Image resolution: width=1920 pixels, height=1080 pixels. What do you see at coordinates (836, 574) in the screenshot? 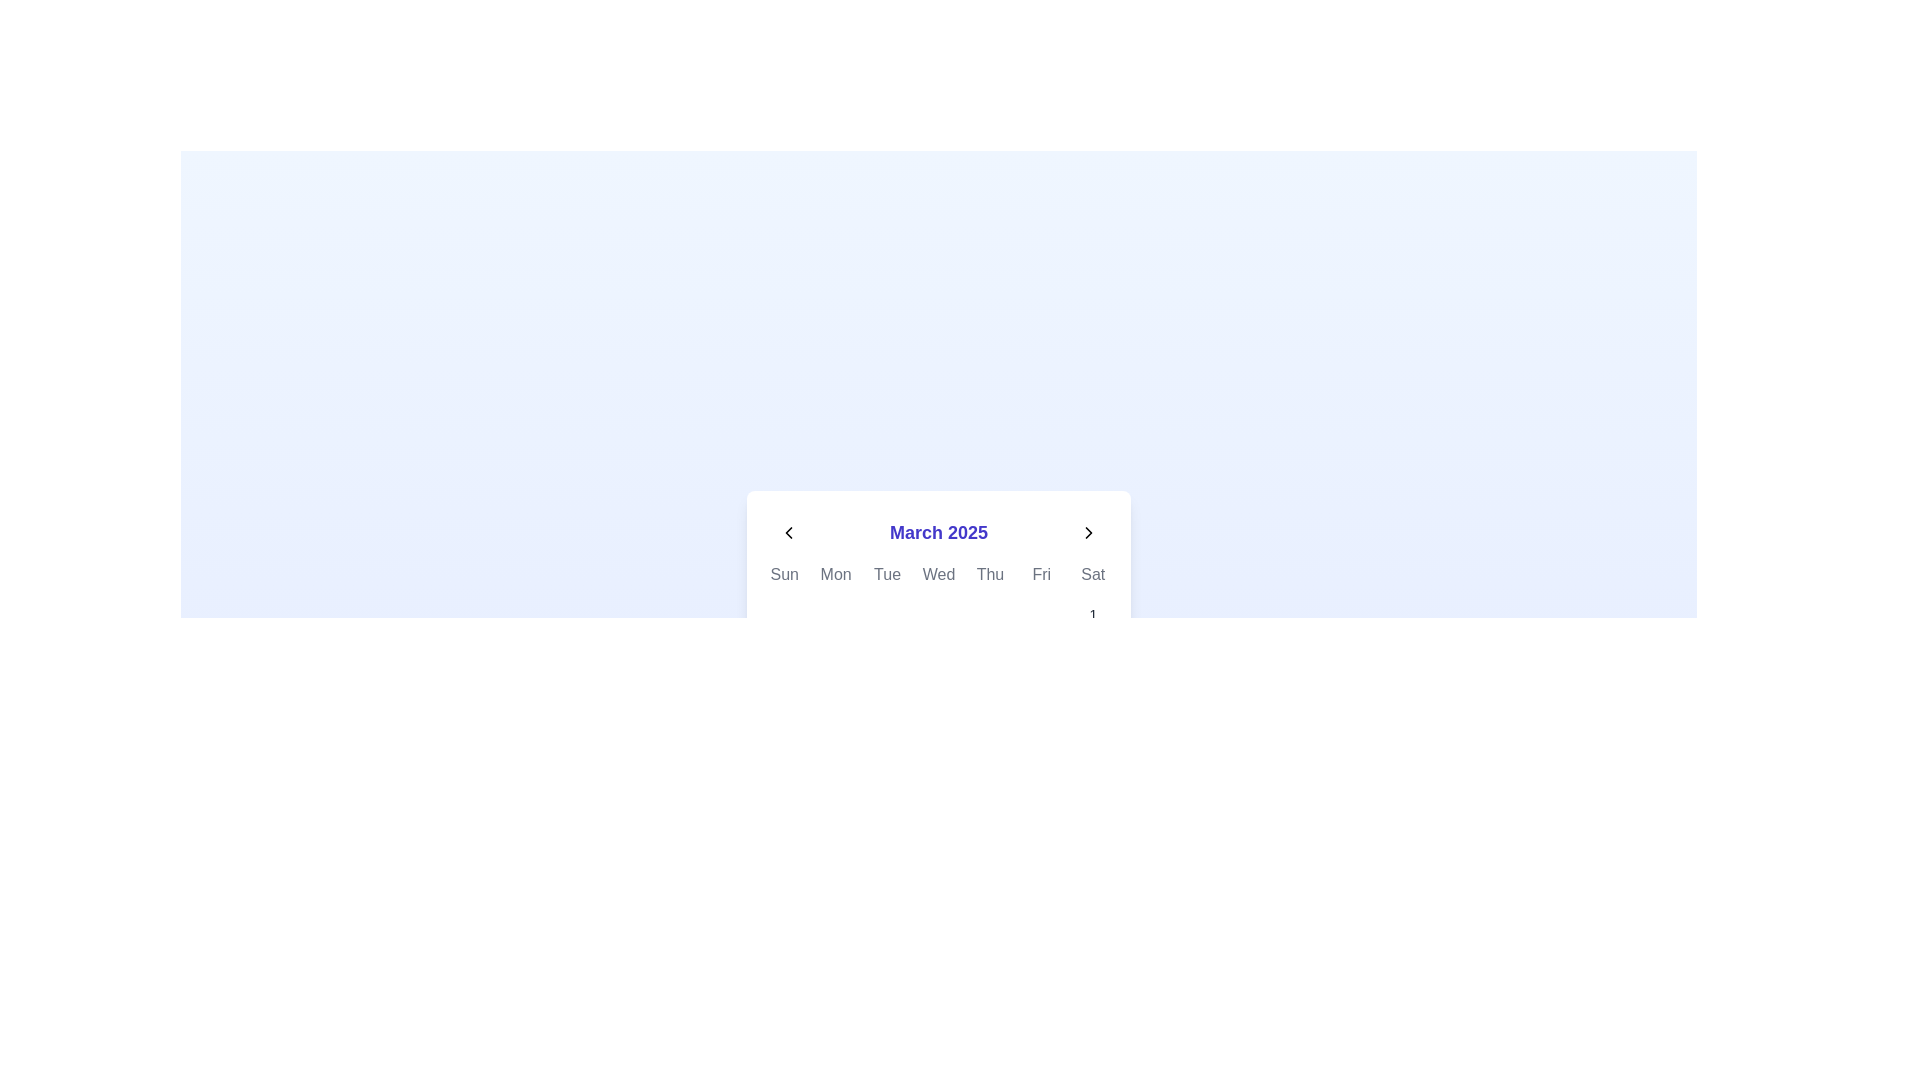
I see `the text label displaying 'Mon', which is the second item in a horizontal row of abbreviated weekday names above the calendar month` at bounding box center [836, 574].